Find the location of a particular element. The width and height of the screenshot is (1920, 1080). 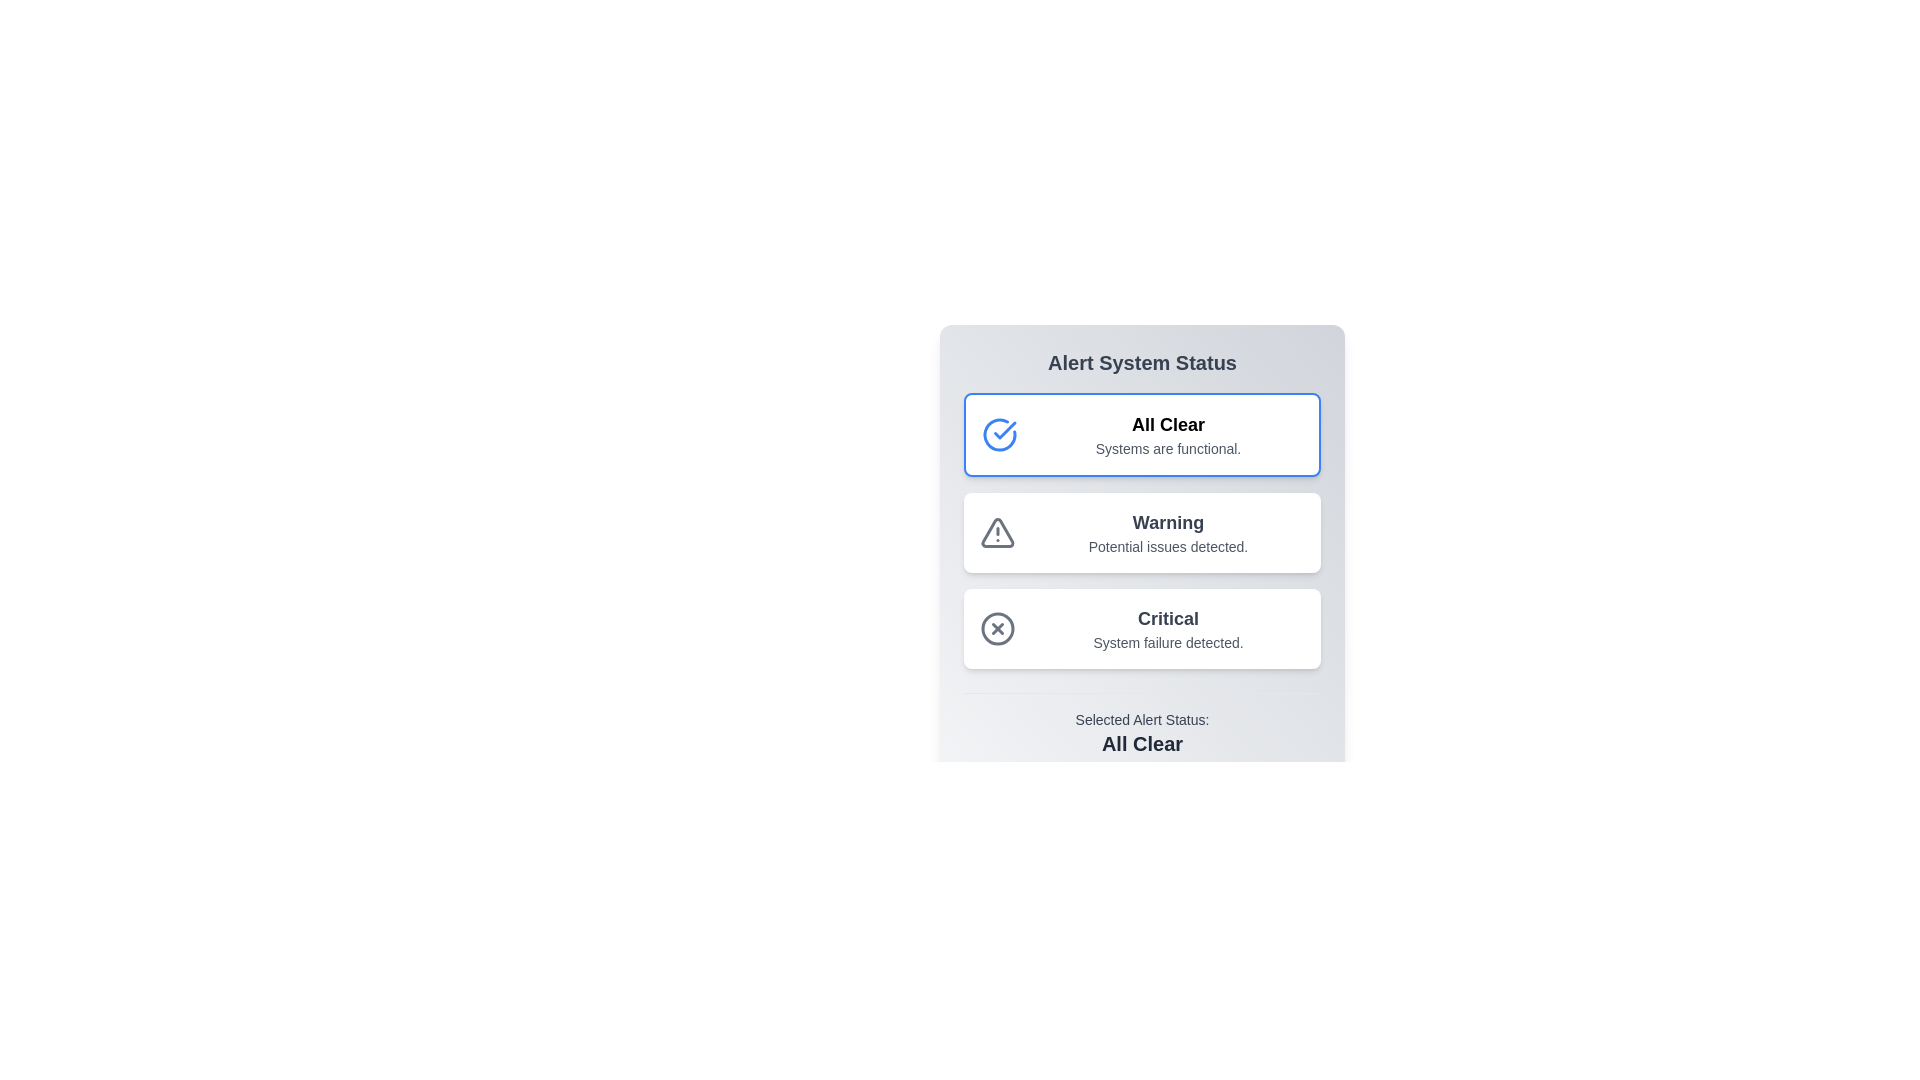

the 'Warning' text label element displayed in bold styling within the status card, which is centrally located above the 'Potential issues detected.' text and adjacent to a warning icon is located at coordinates (1168, 522).